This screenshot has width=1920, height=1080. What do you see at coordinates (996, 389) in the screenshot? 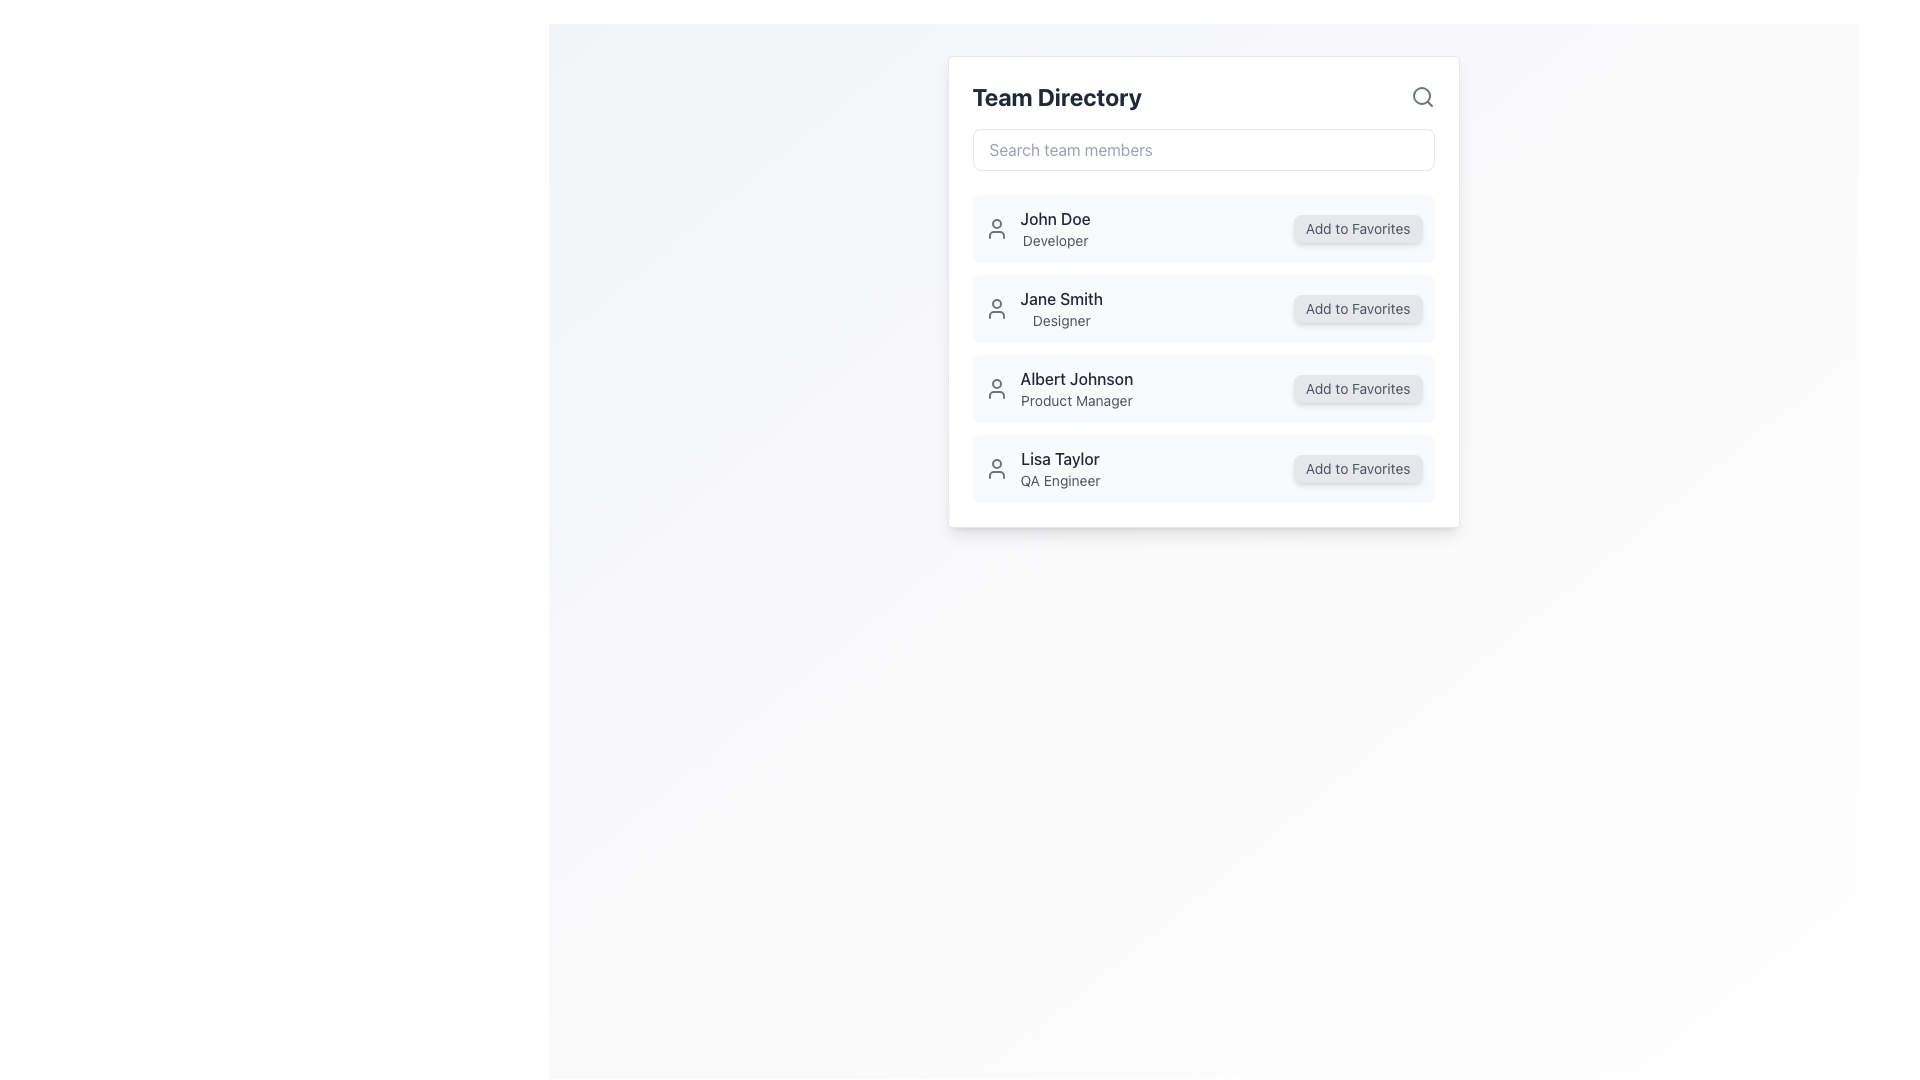
I see `the user icon represented as a generic human silhouette symbol for 'Albert Johnson, Product Manager', located to the left of the text in the team member list` at bounding box center [996, 389].